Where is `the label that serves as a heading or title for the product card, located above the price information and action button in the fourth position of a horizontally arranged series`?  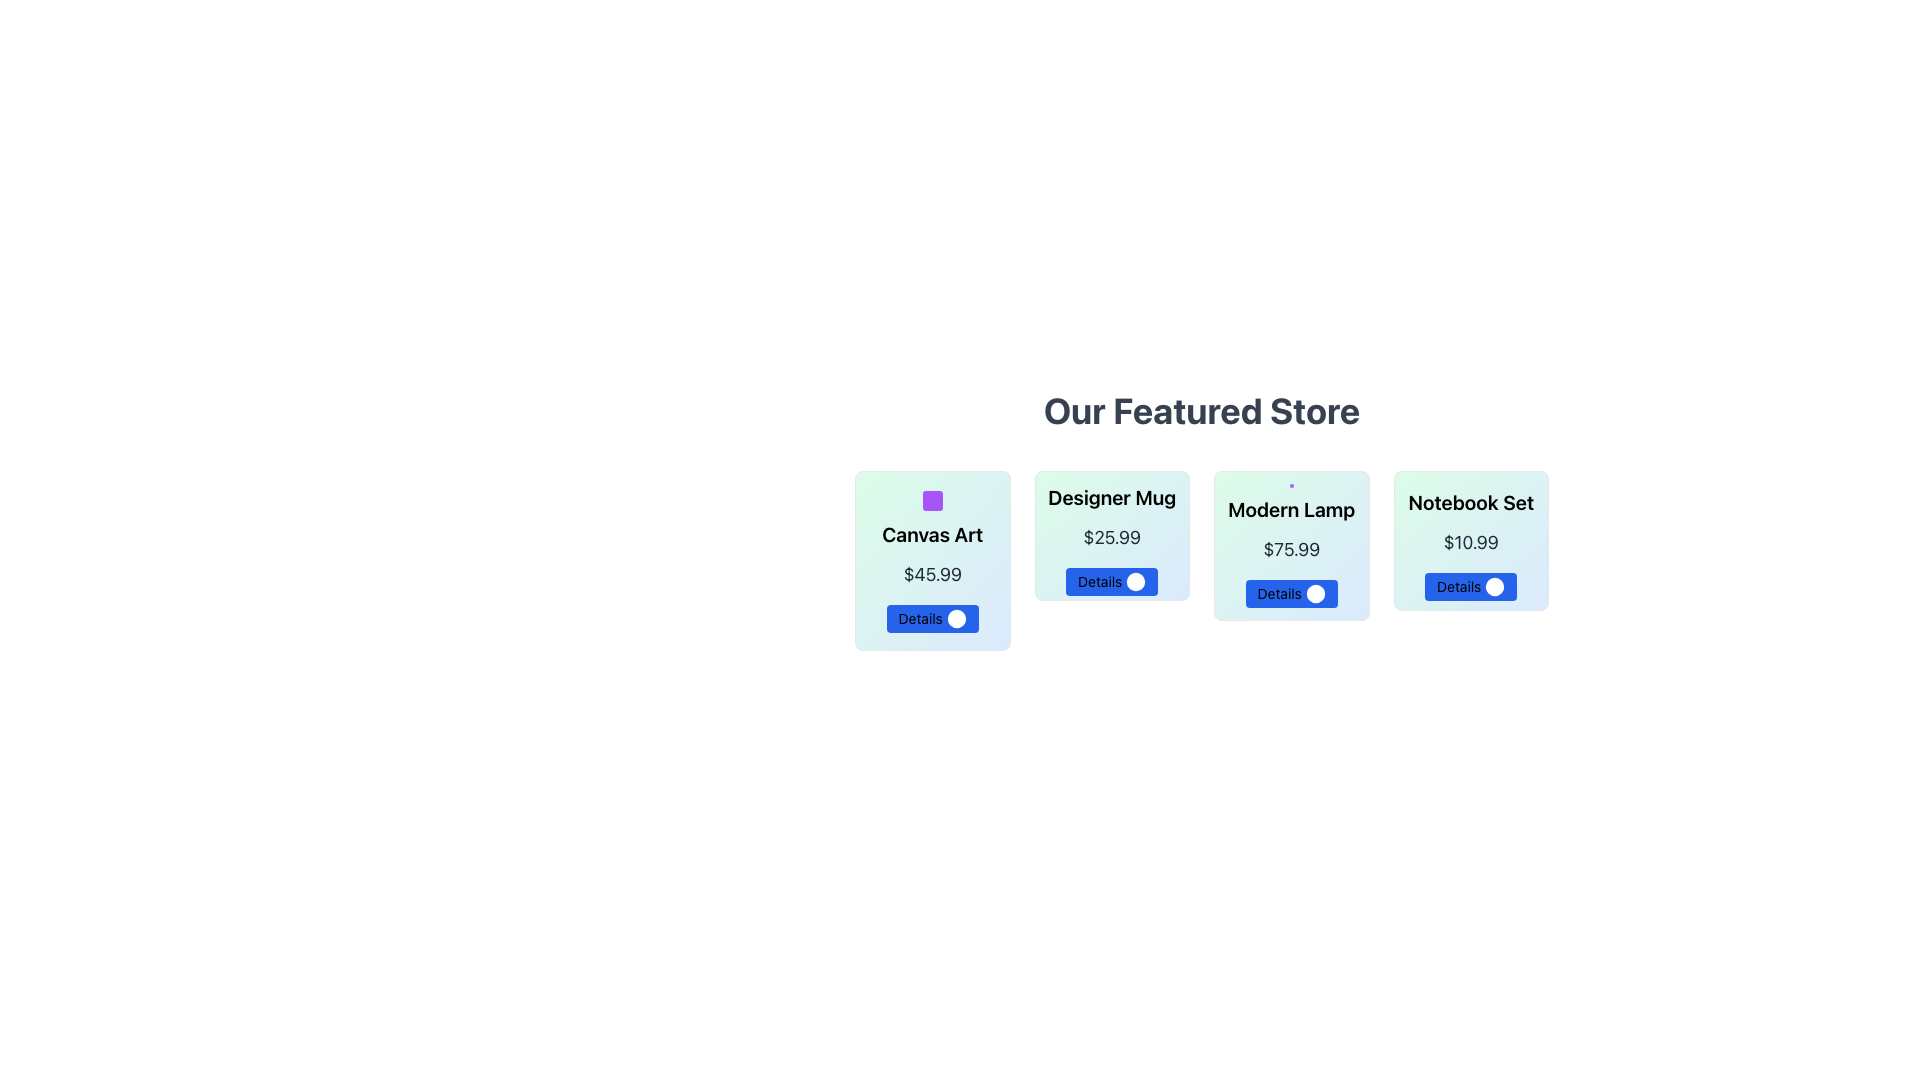
the label that serves as a heading or title for the product card, located above the price information and action button in the fourth position of a horizontally arranged series is located at coordinates (1471, 501).